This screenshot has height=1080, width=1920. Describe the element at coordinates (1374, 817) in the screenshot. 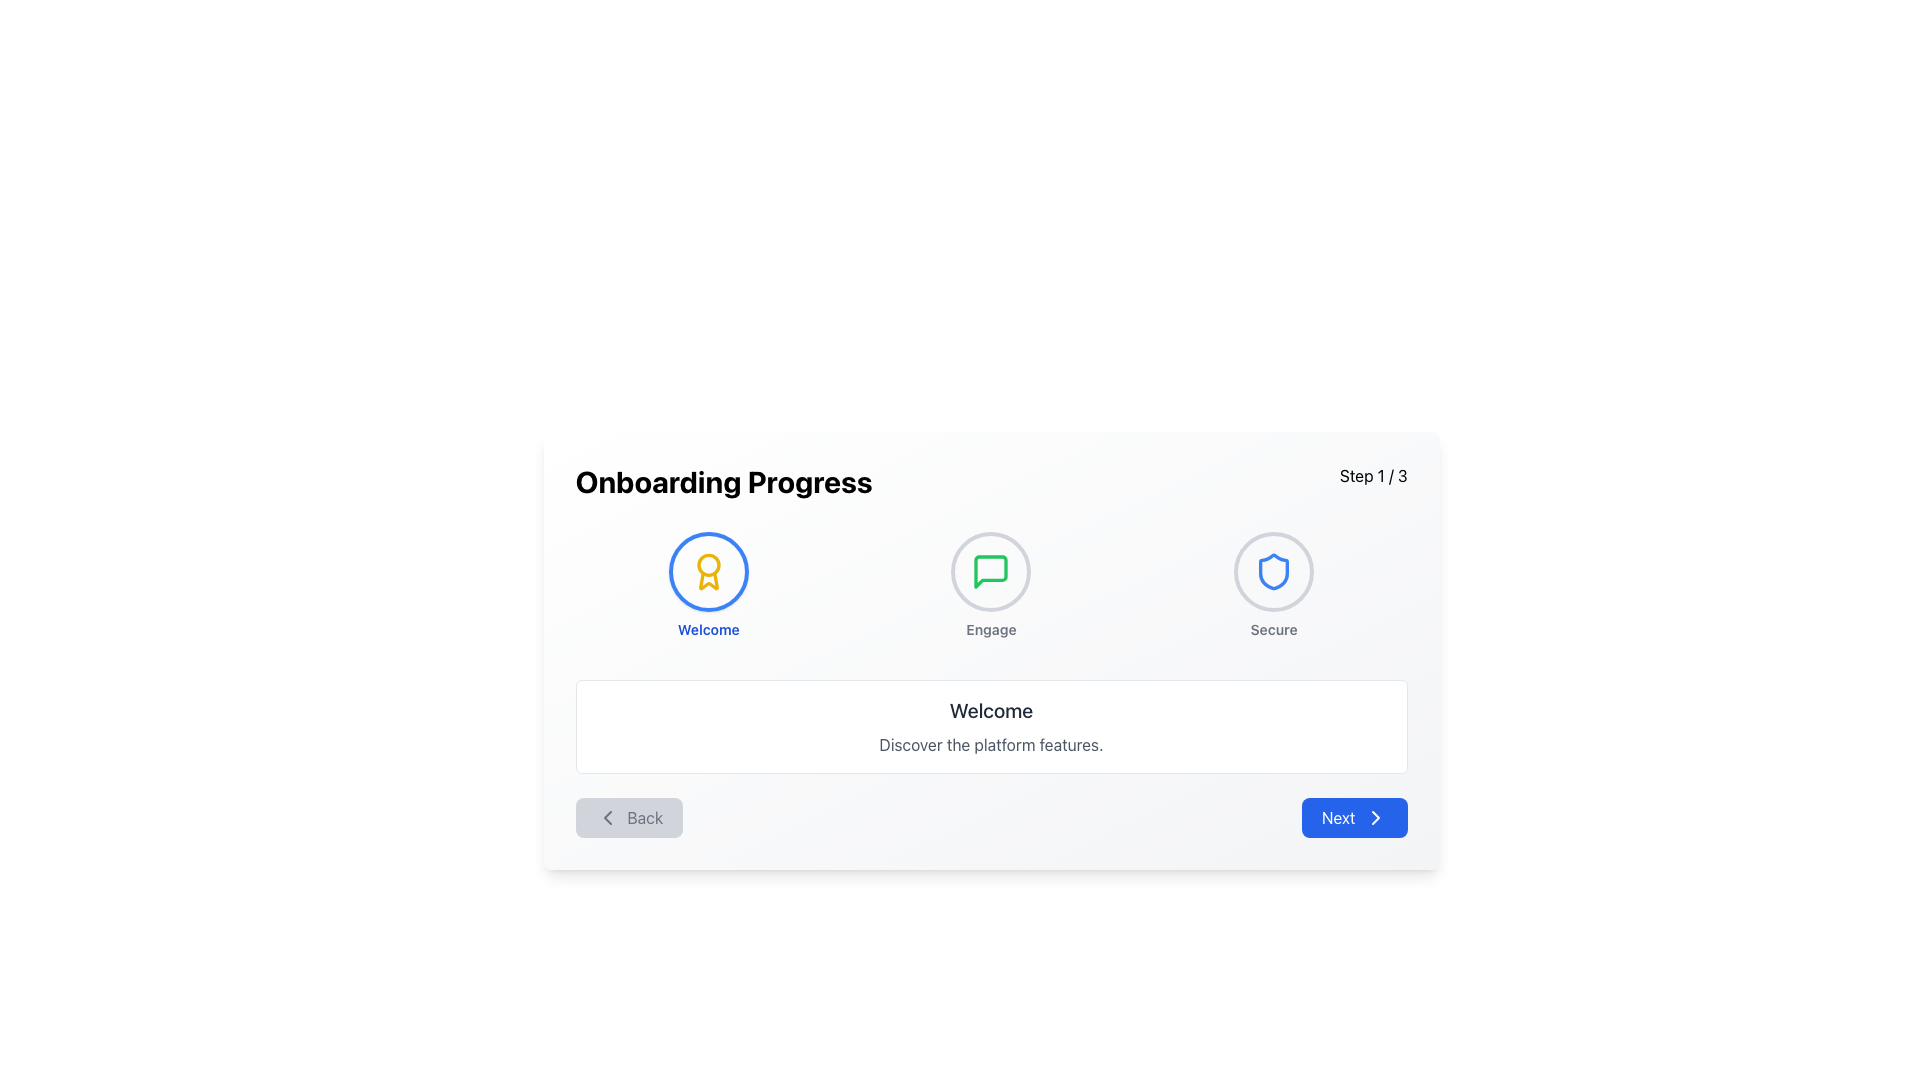

I see `the chevron icon located inside the blue 'Next' button in the bottom-right corner of the interface` at that location.